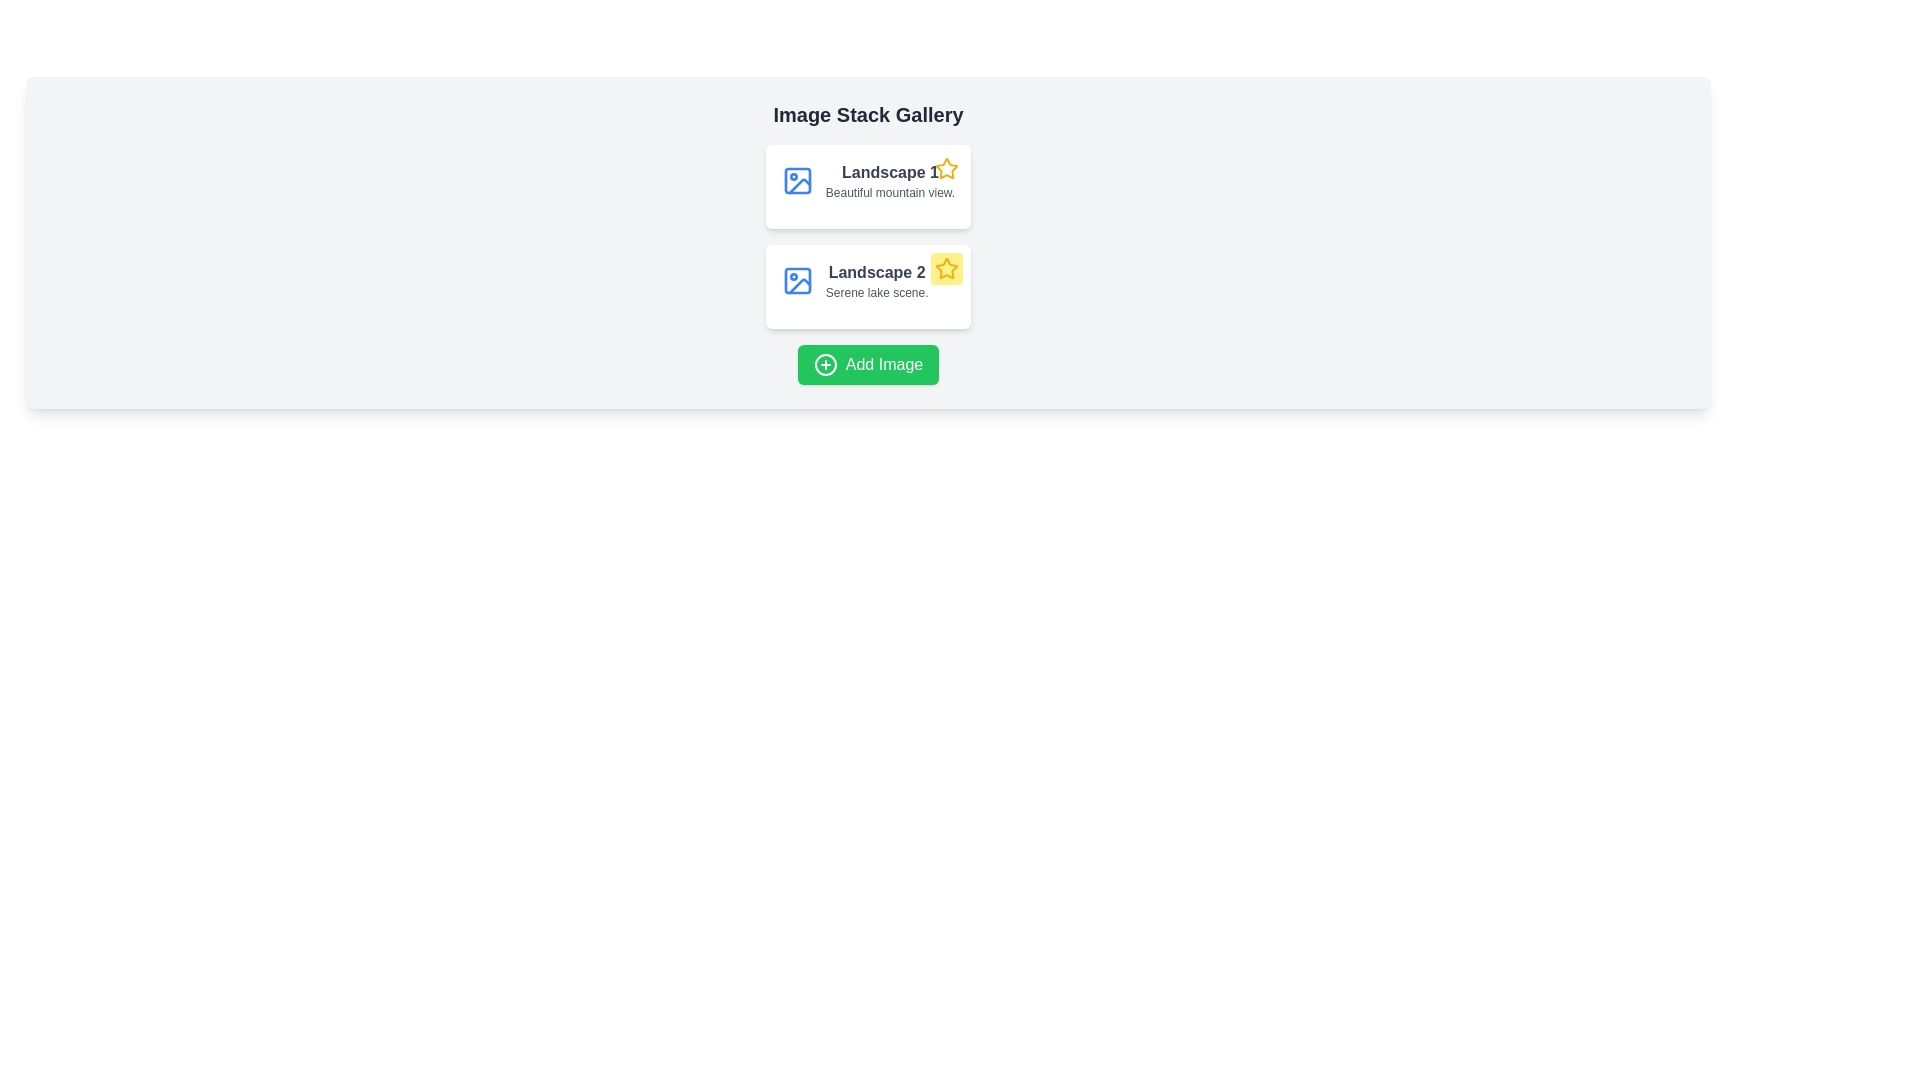 Image resolution: width=1920 pixels, height=1080 pixels. Describe the element at coordinates (796, 281) in the screenshot. I see `the blue SVG icon representing an image located in the second image card labeled 'Landscape 2' with the descriptive text 'Serene lake scene.'` at that location.